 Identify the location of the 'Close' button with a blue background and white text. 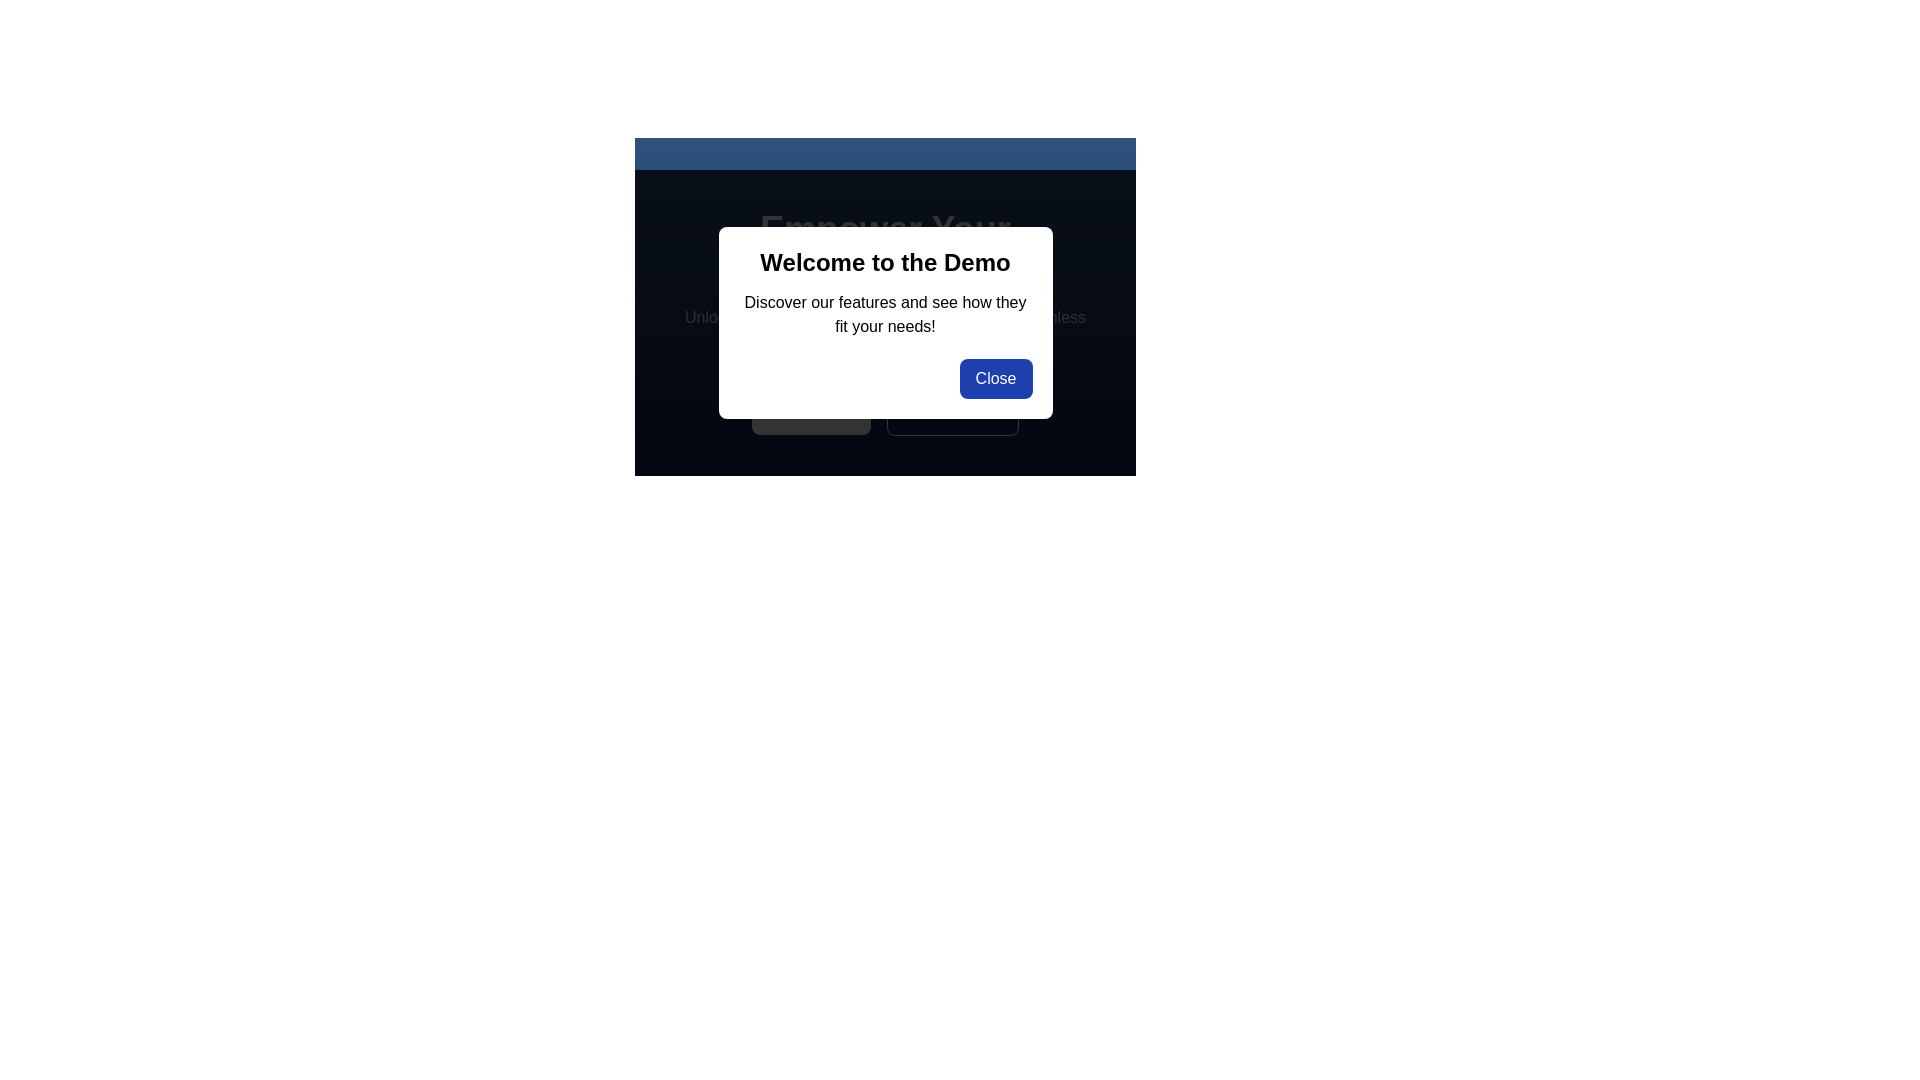
(996, 378).